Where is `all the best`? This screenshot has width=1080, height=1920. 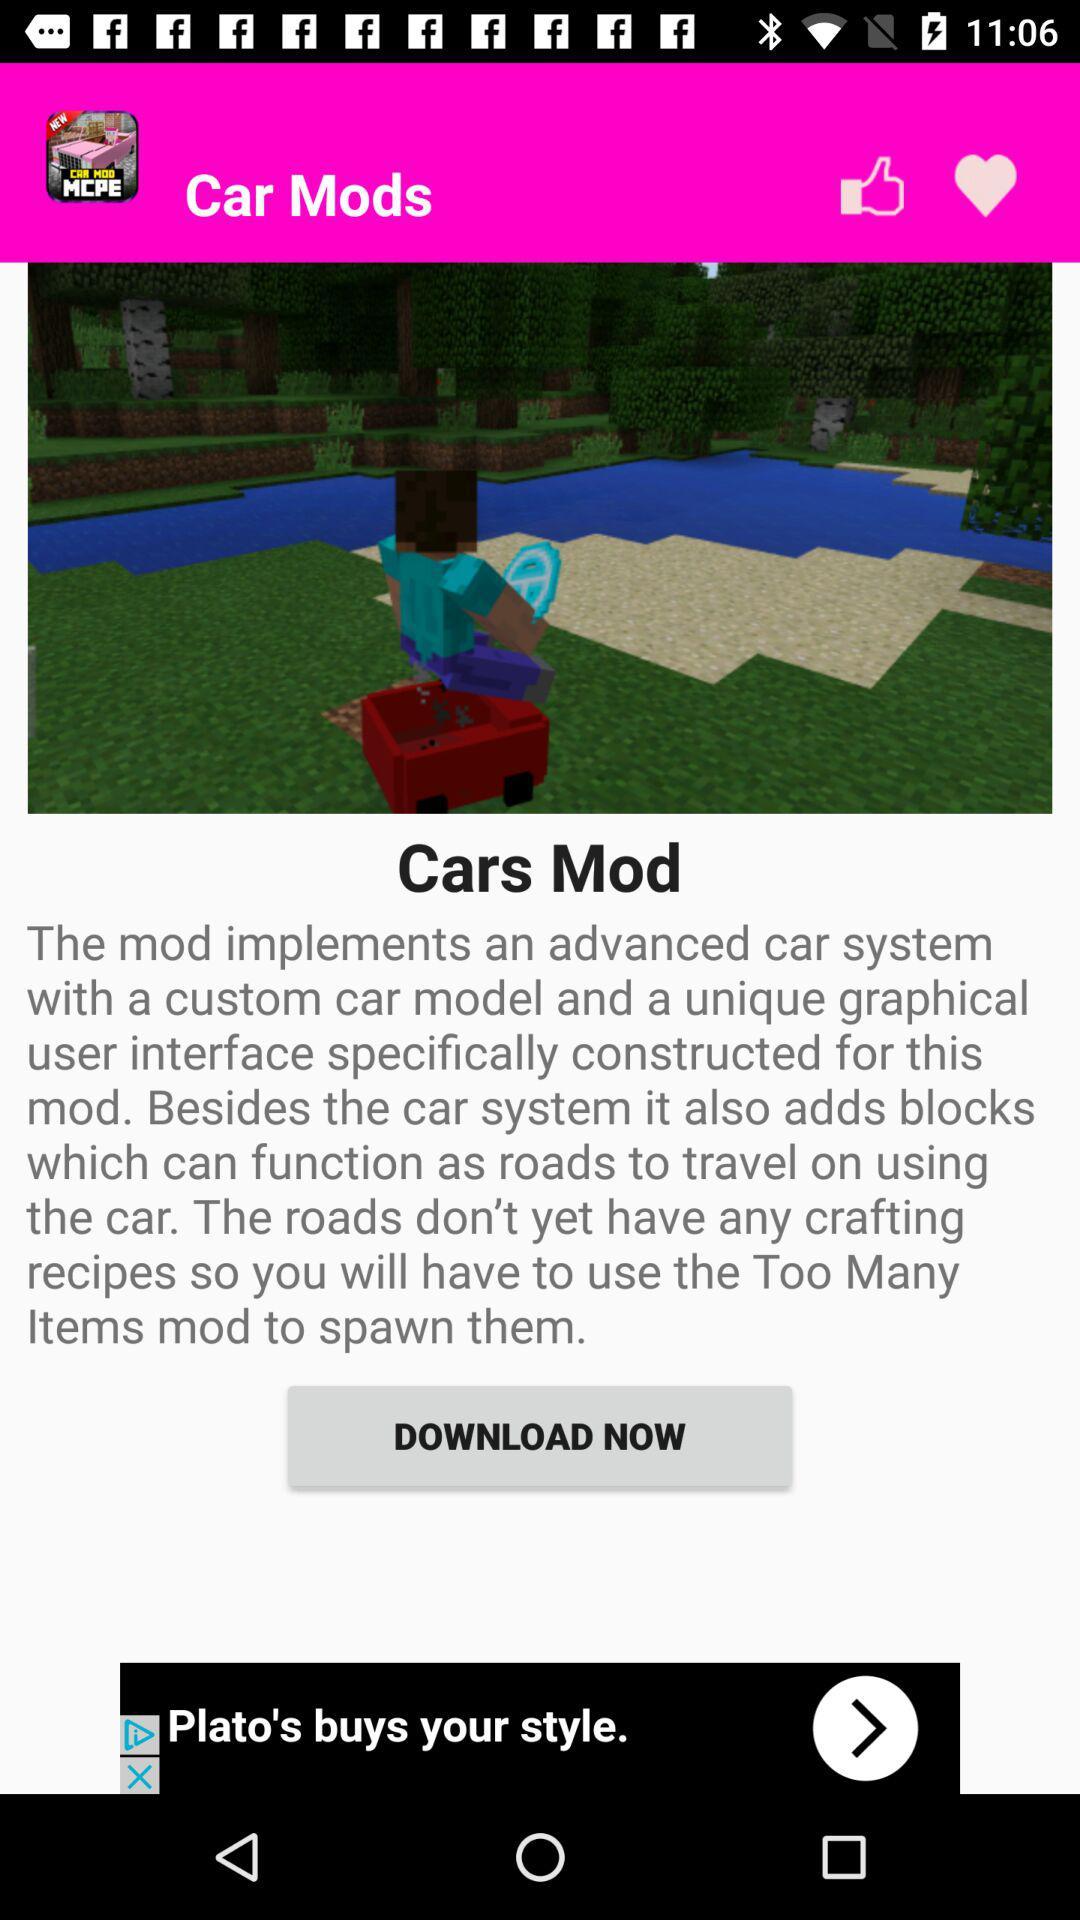 all the best is located at coordinates (871, 186).